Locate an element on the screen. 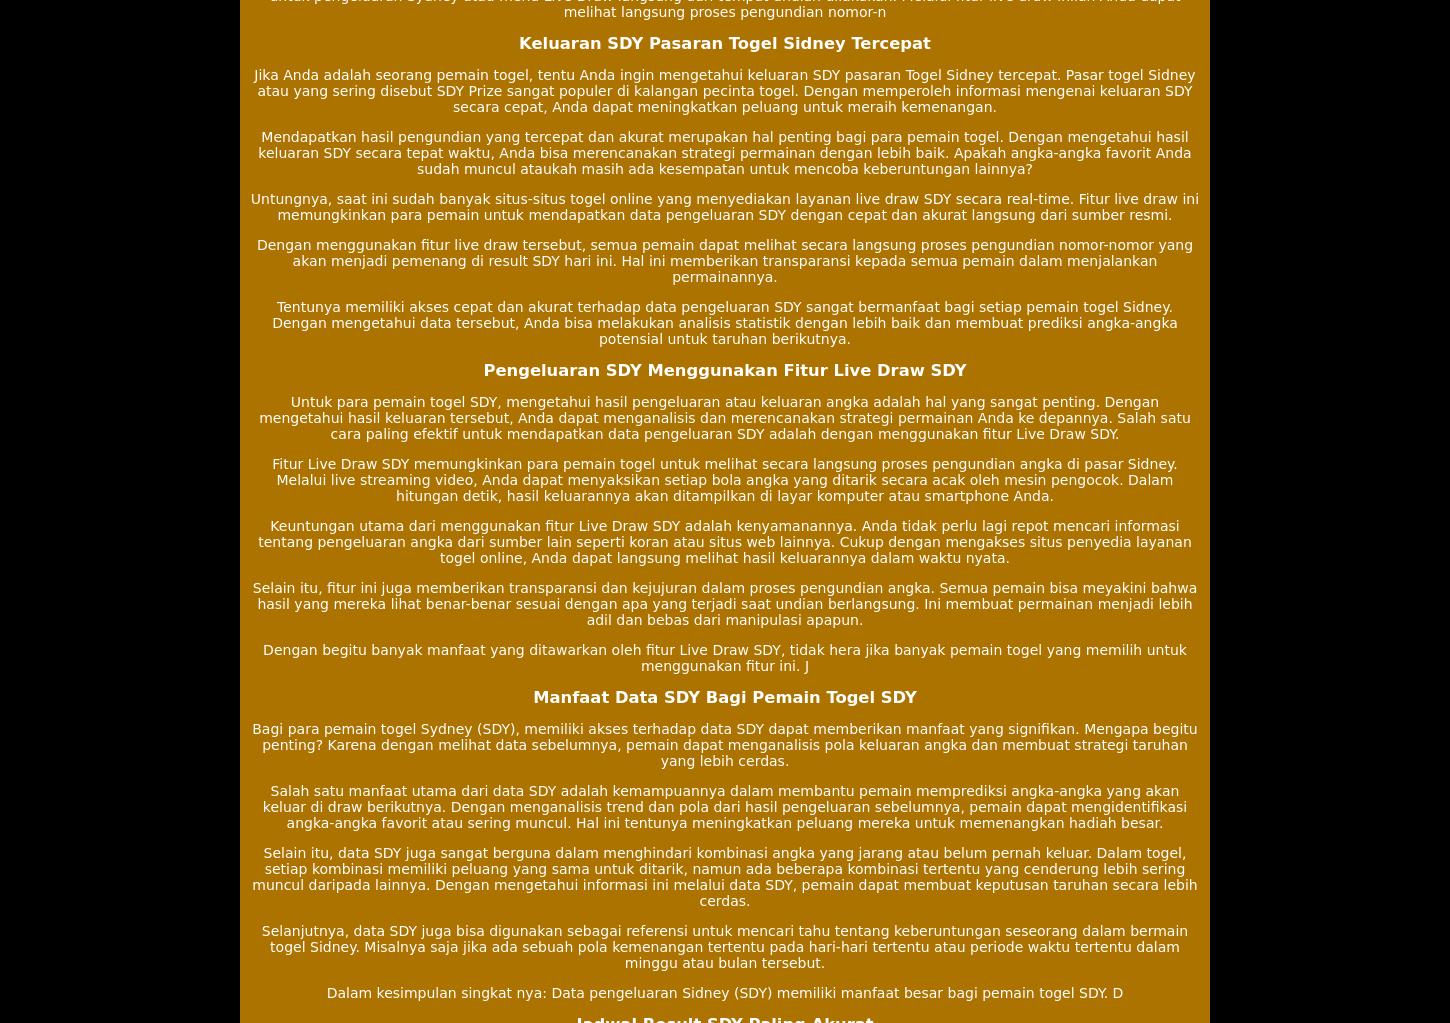 The height and width of the screenshot is (1023, 1450). 'Fitur Live Draw SDY memungkinkan para pemain togel untuk melihat secara langsung proses pengundian angka di pasar Sidney. Melalui live streaming video, Anda dapat menyaksikan setiap bola angka yang ditarik secara acak oleh mesin pengocok. Dalam hitungan detik, hasil keluarannya akan ditampilkan di layar komputer atau smartphone Anda.' is located at coordinates (723, 478).